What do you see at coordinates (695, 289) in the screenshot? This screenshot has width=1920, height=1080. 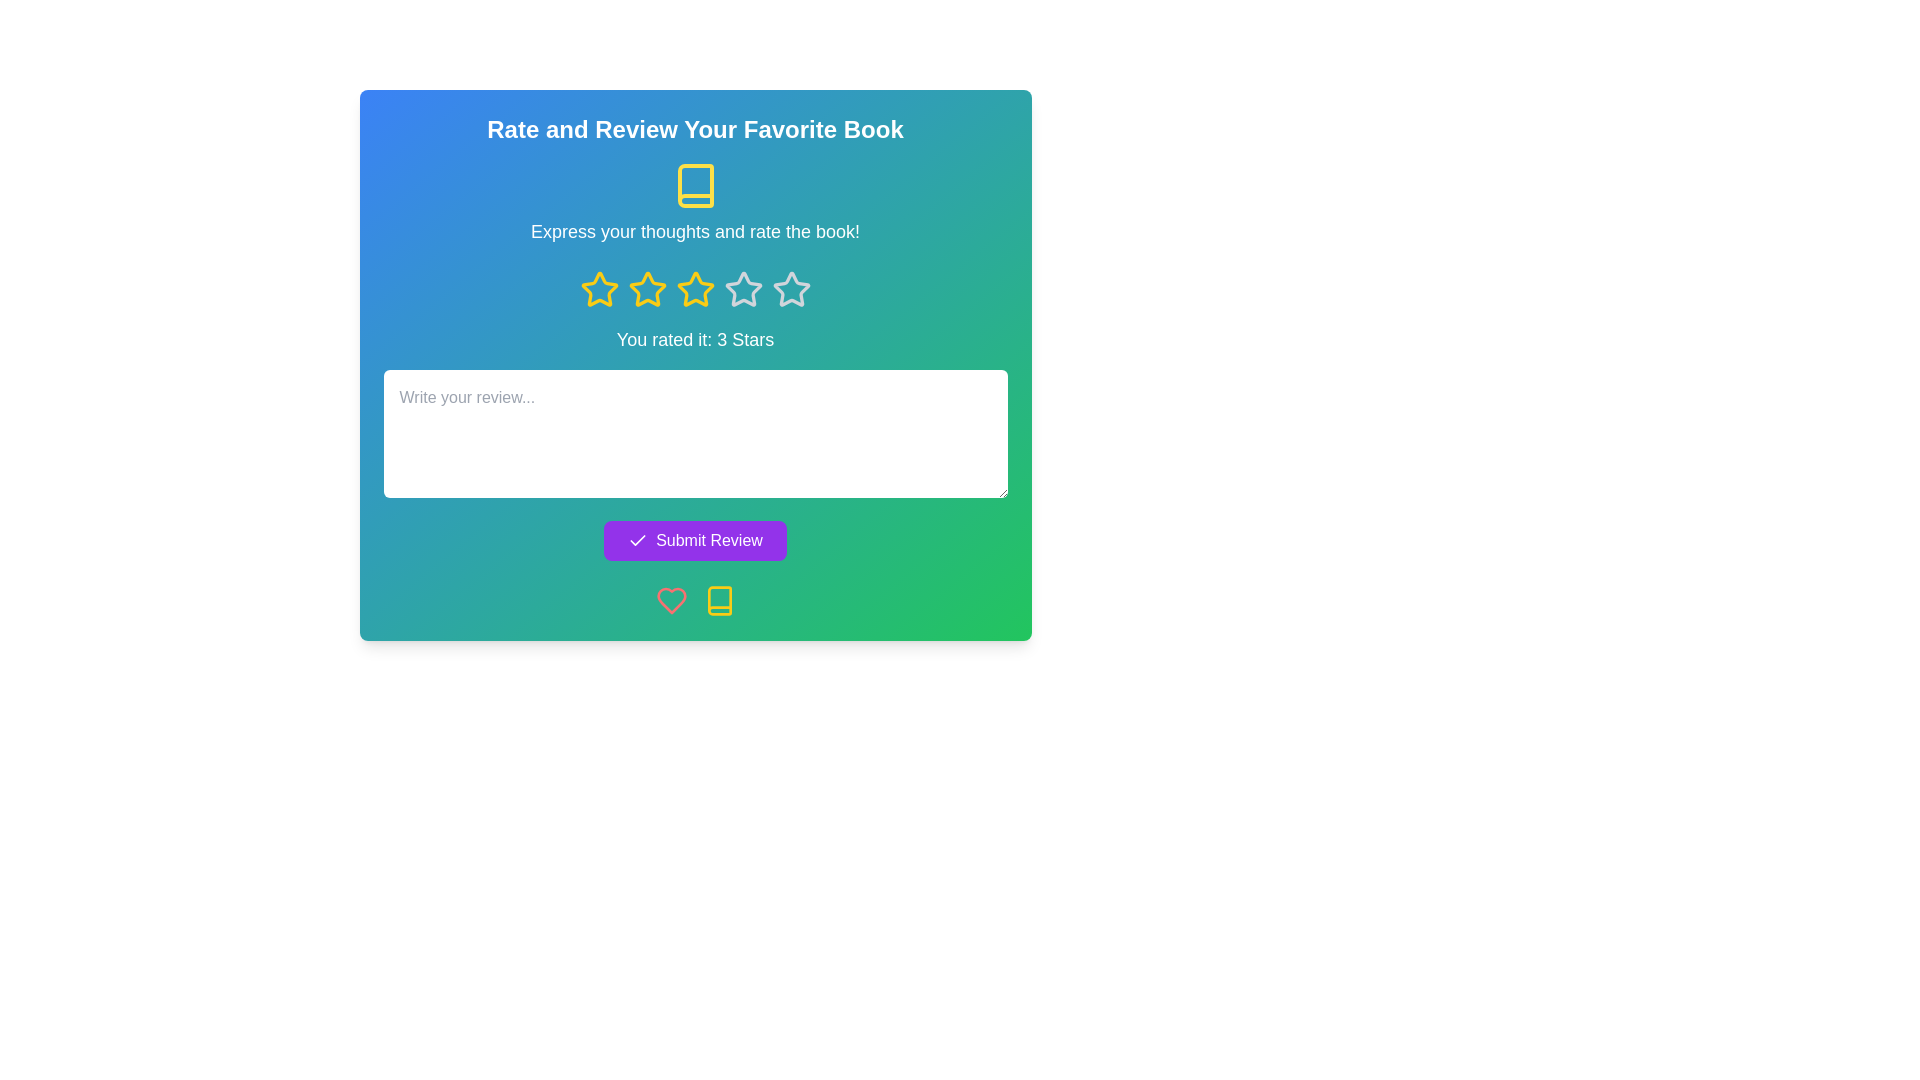 I see `the fourth star in the star-based rating system` at bounding box center [695, 289].